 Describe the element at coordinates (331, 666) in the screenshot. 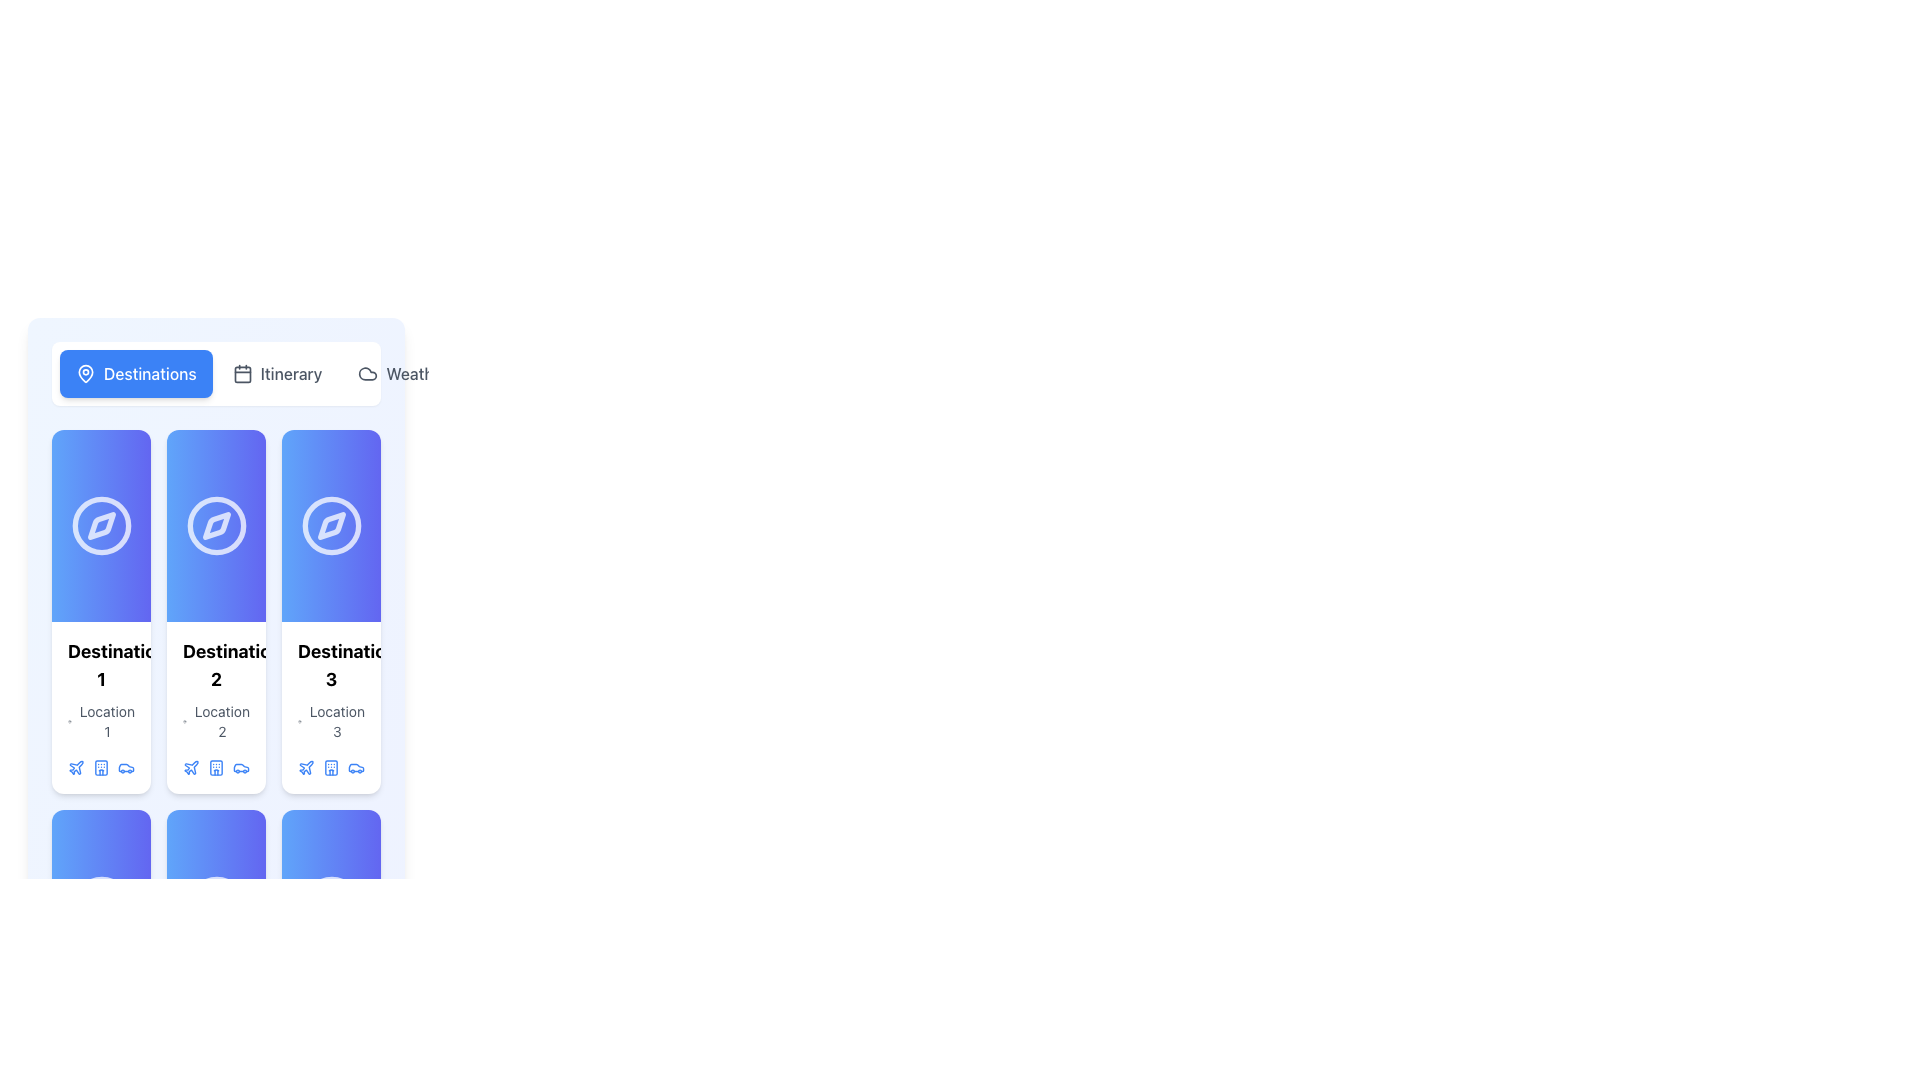

I see `the bold text label displaying 'Destination 3', which is the title text in the third card of a vertically stacked layout` at that location.